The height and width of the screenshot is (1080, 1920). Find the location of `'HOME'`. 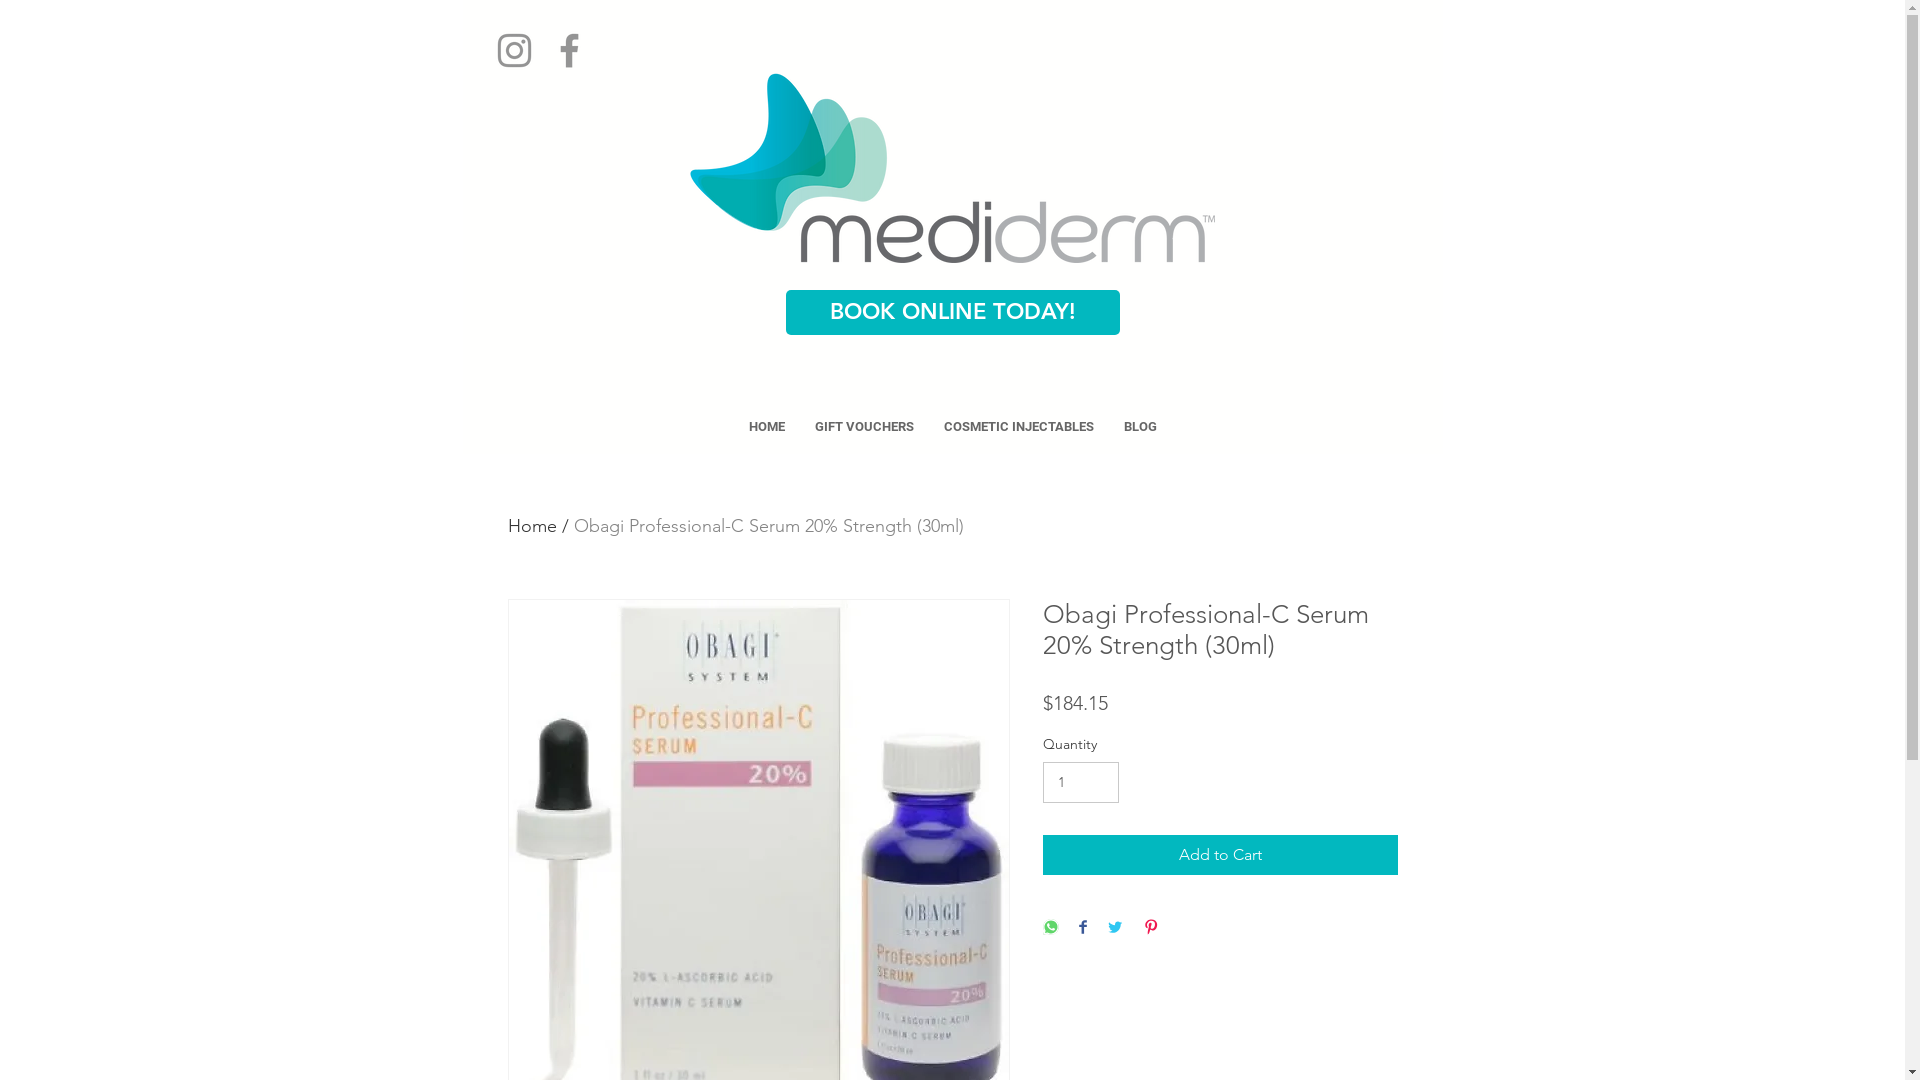

'HOME' is located at coordinates (733, 426).